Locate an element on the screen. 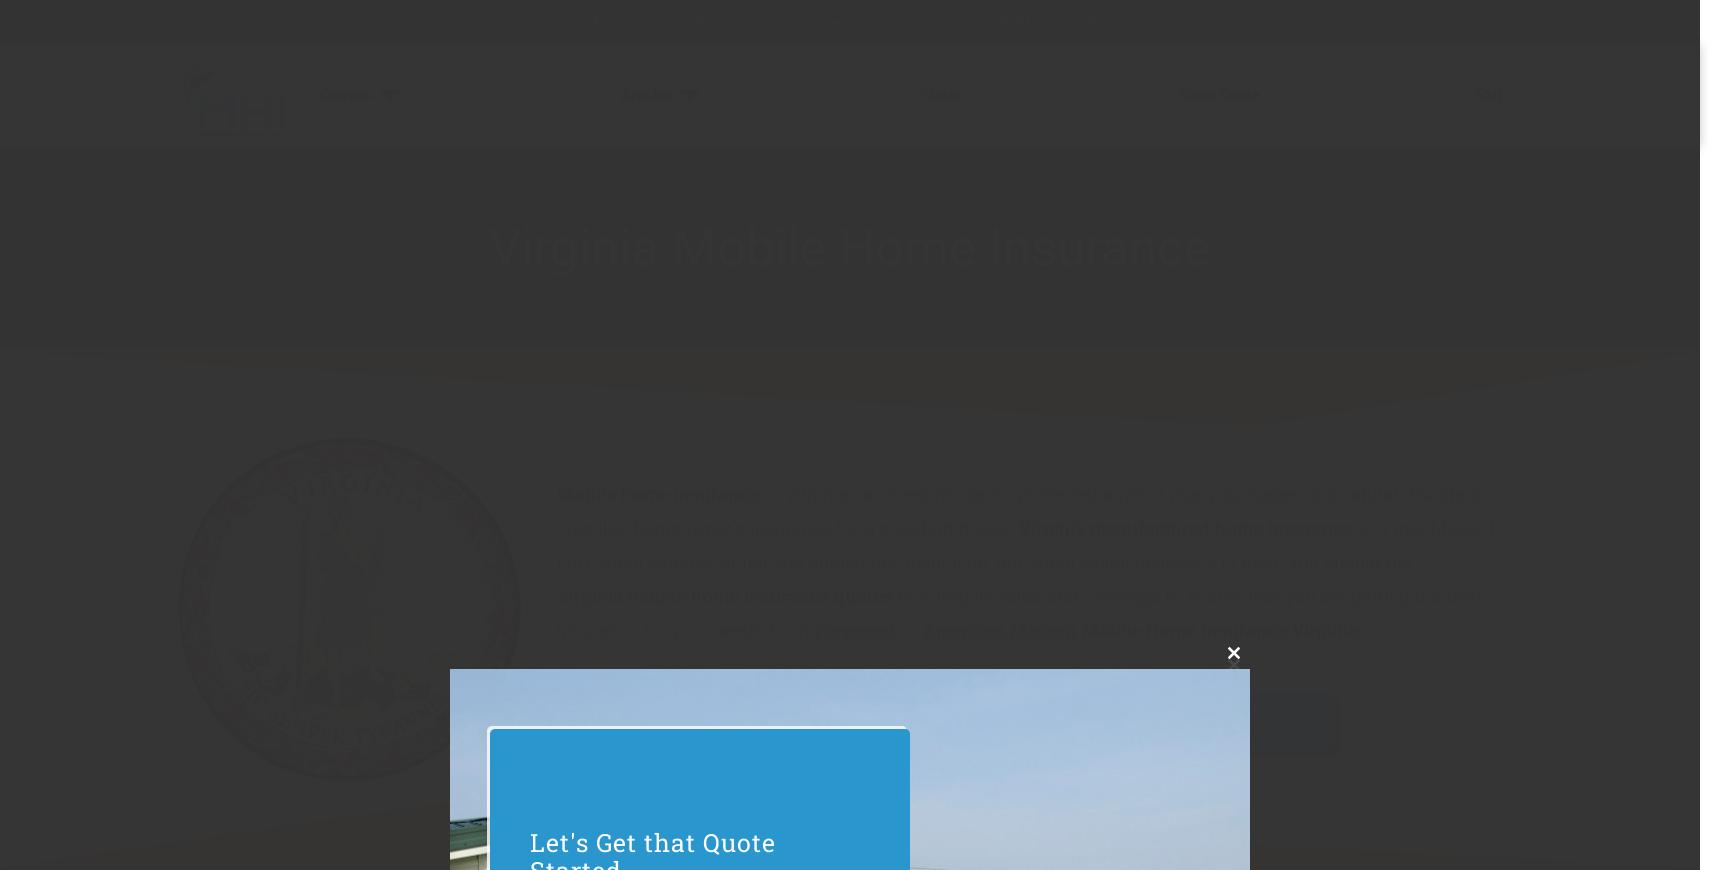 This screenshot has height=870, width=1723. 'Mobile Home Insurance Virginia' is located at coordinates (1076, 629).